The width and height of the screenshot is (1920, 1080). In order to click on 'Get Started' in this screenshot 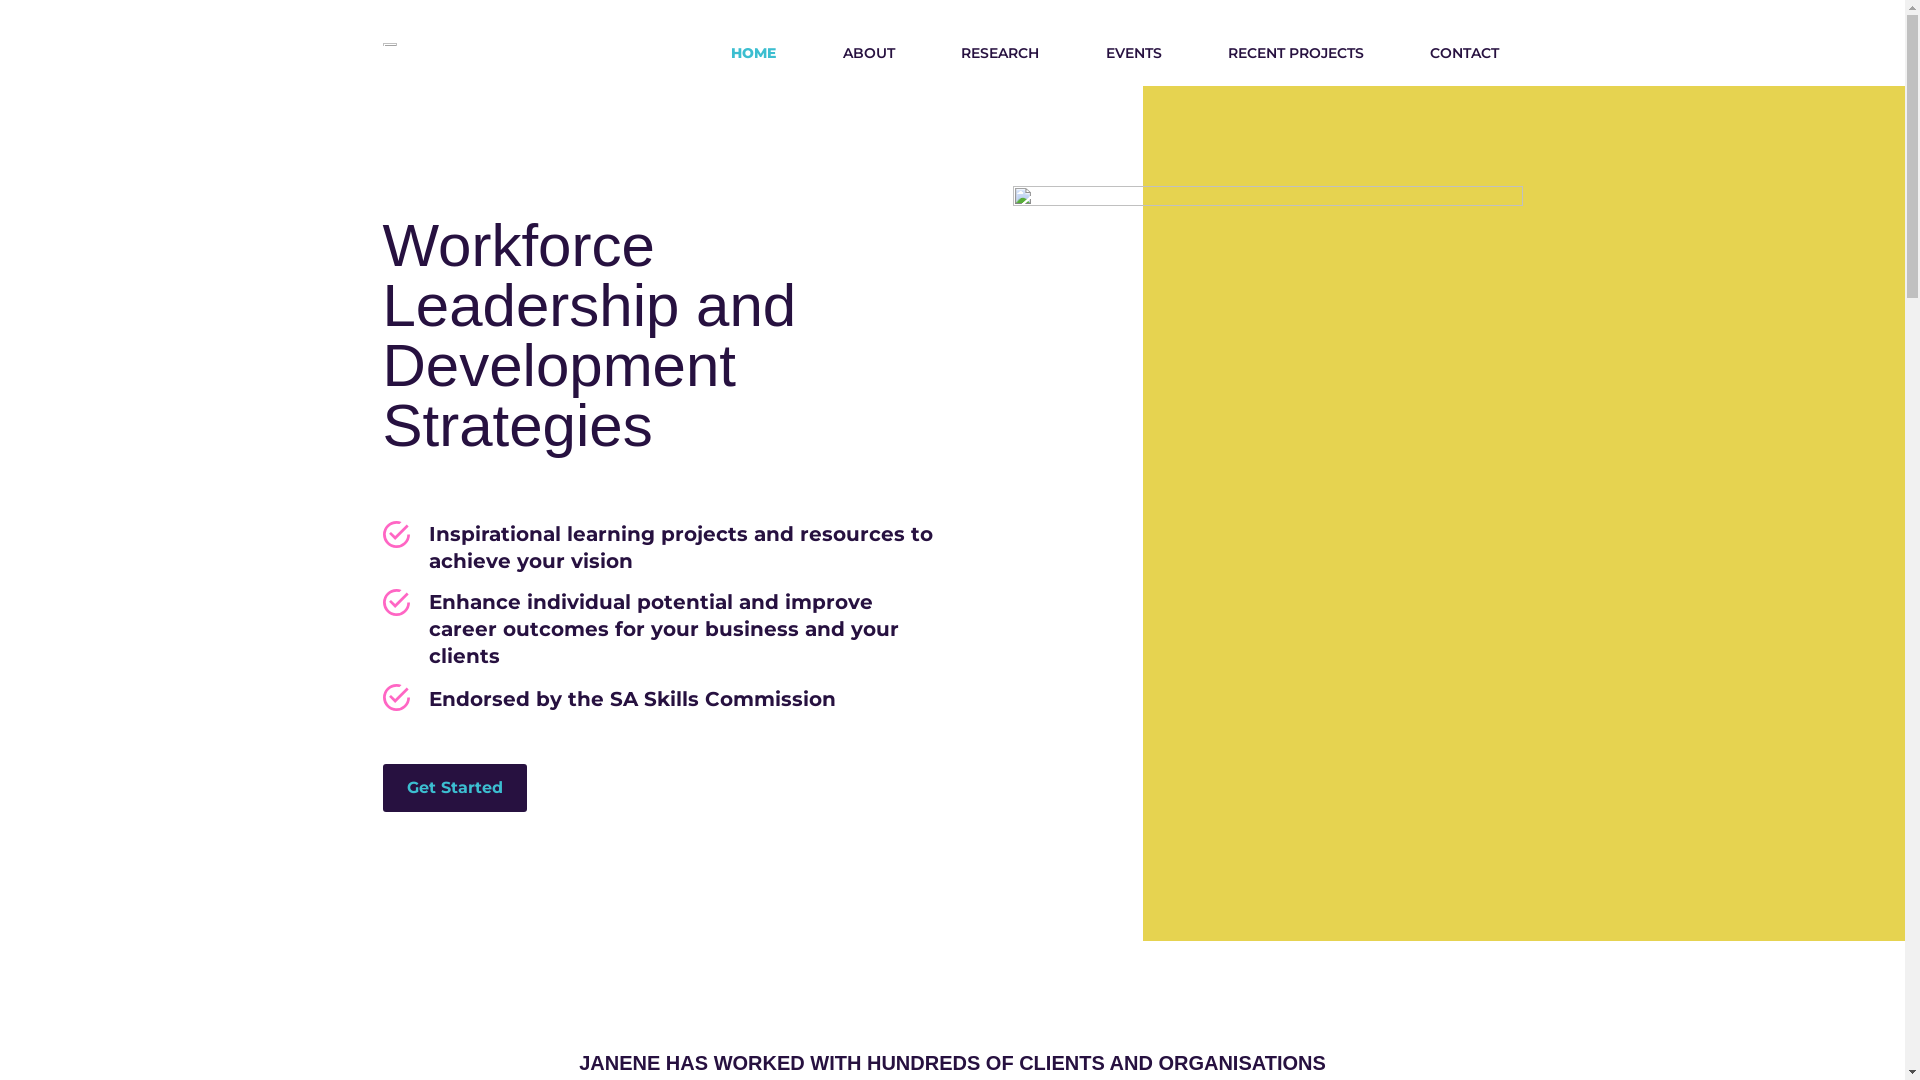, I will do `click(453, 786)`.